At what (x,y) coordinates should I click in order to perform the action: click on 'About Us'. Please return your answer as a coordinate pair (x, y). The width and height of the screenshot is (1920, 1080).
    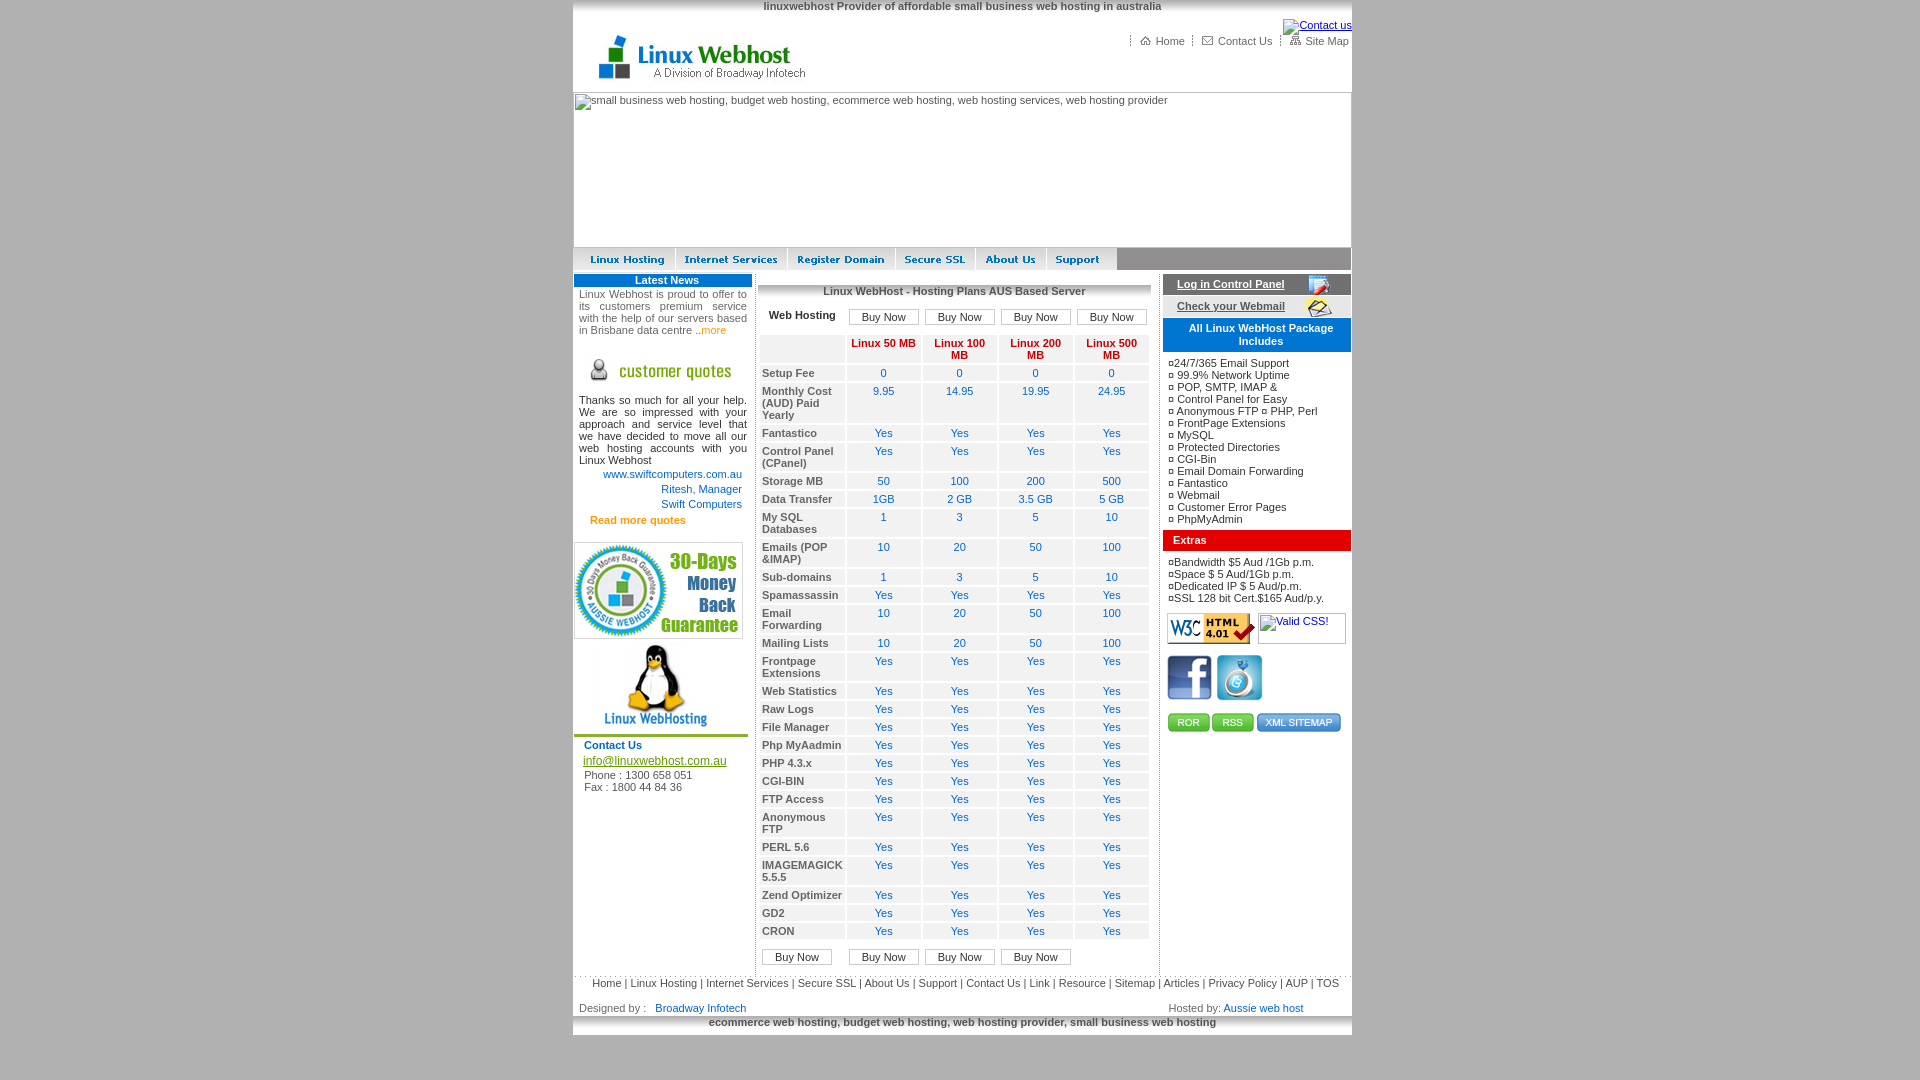
    Looking at the image, I should click on (885, 982).